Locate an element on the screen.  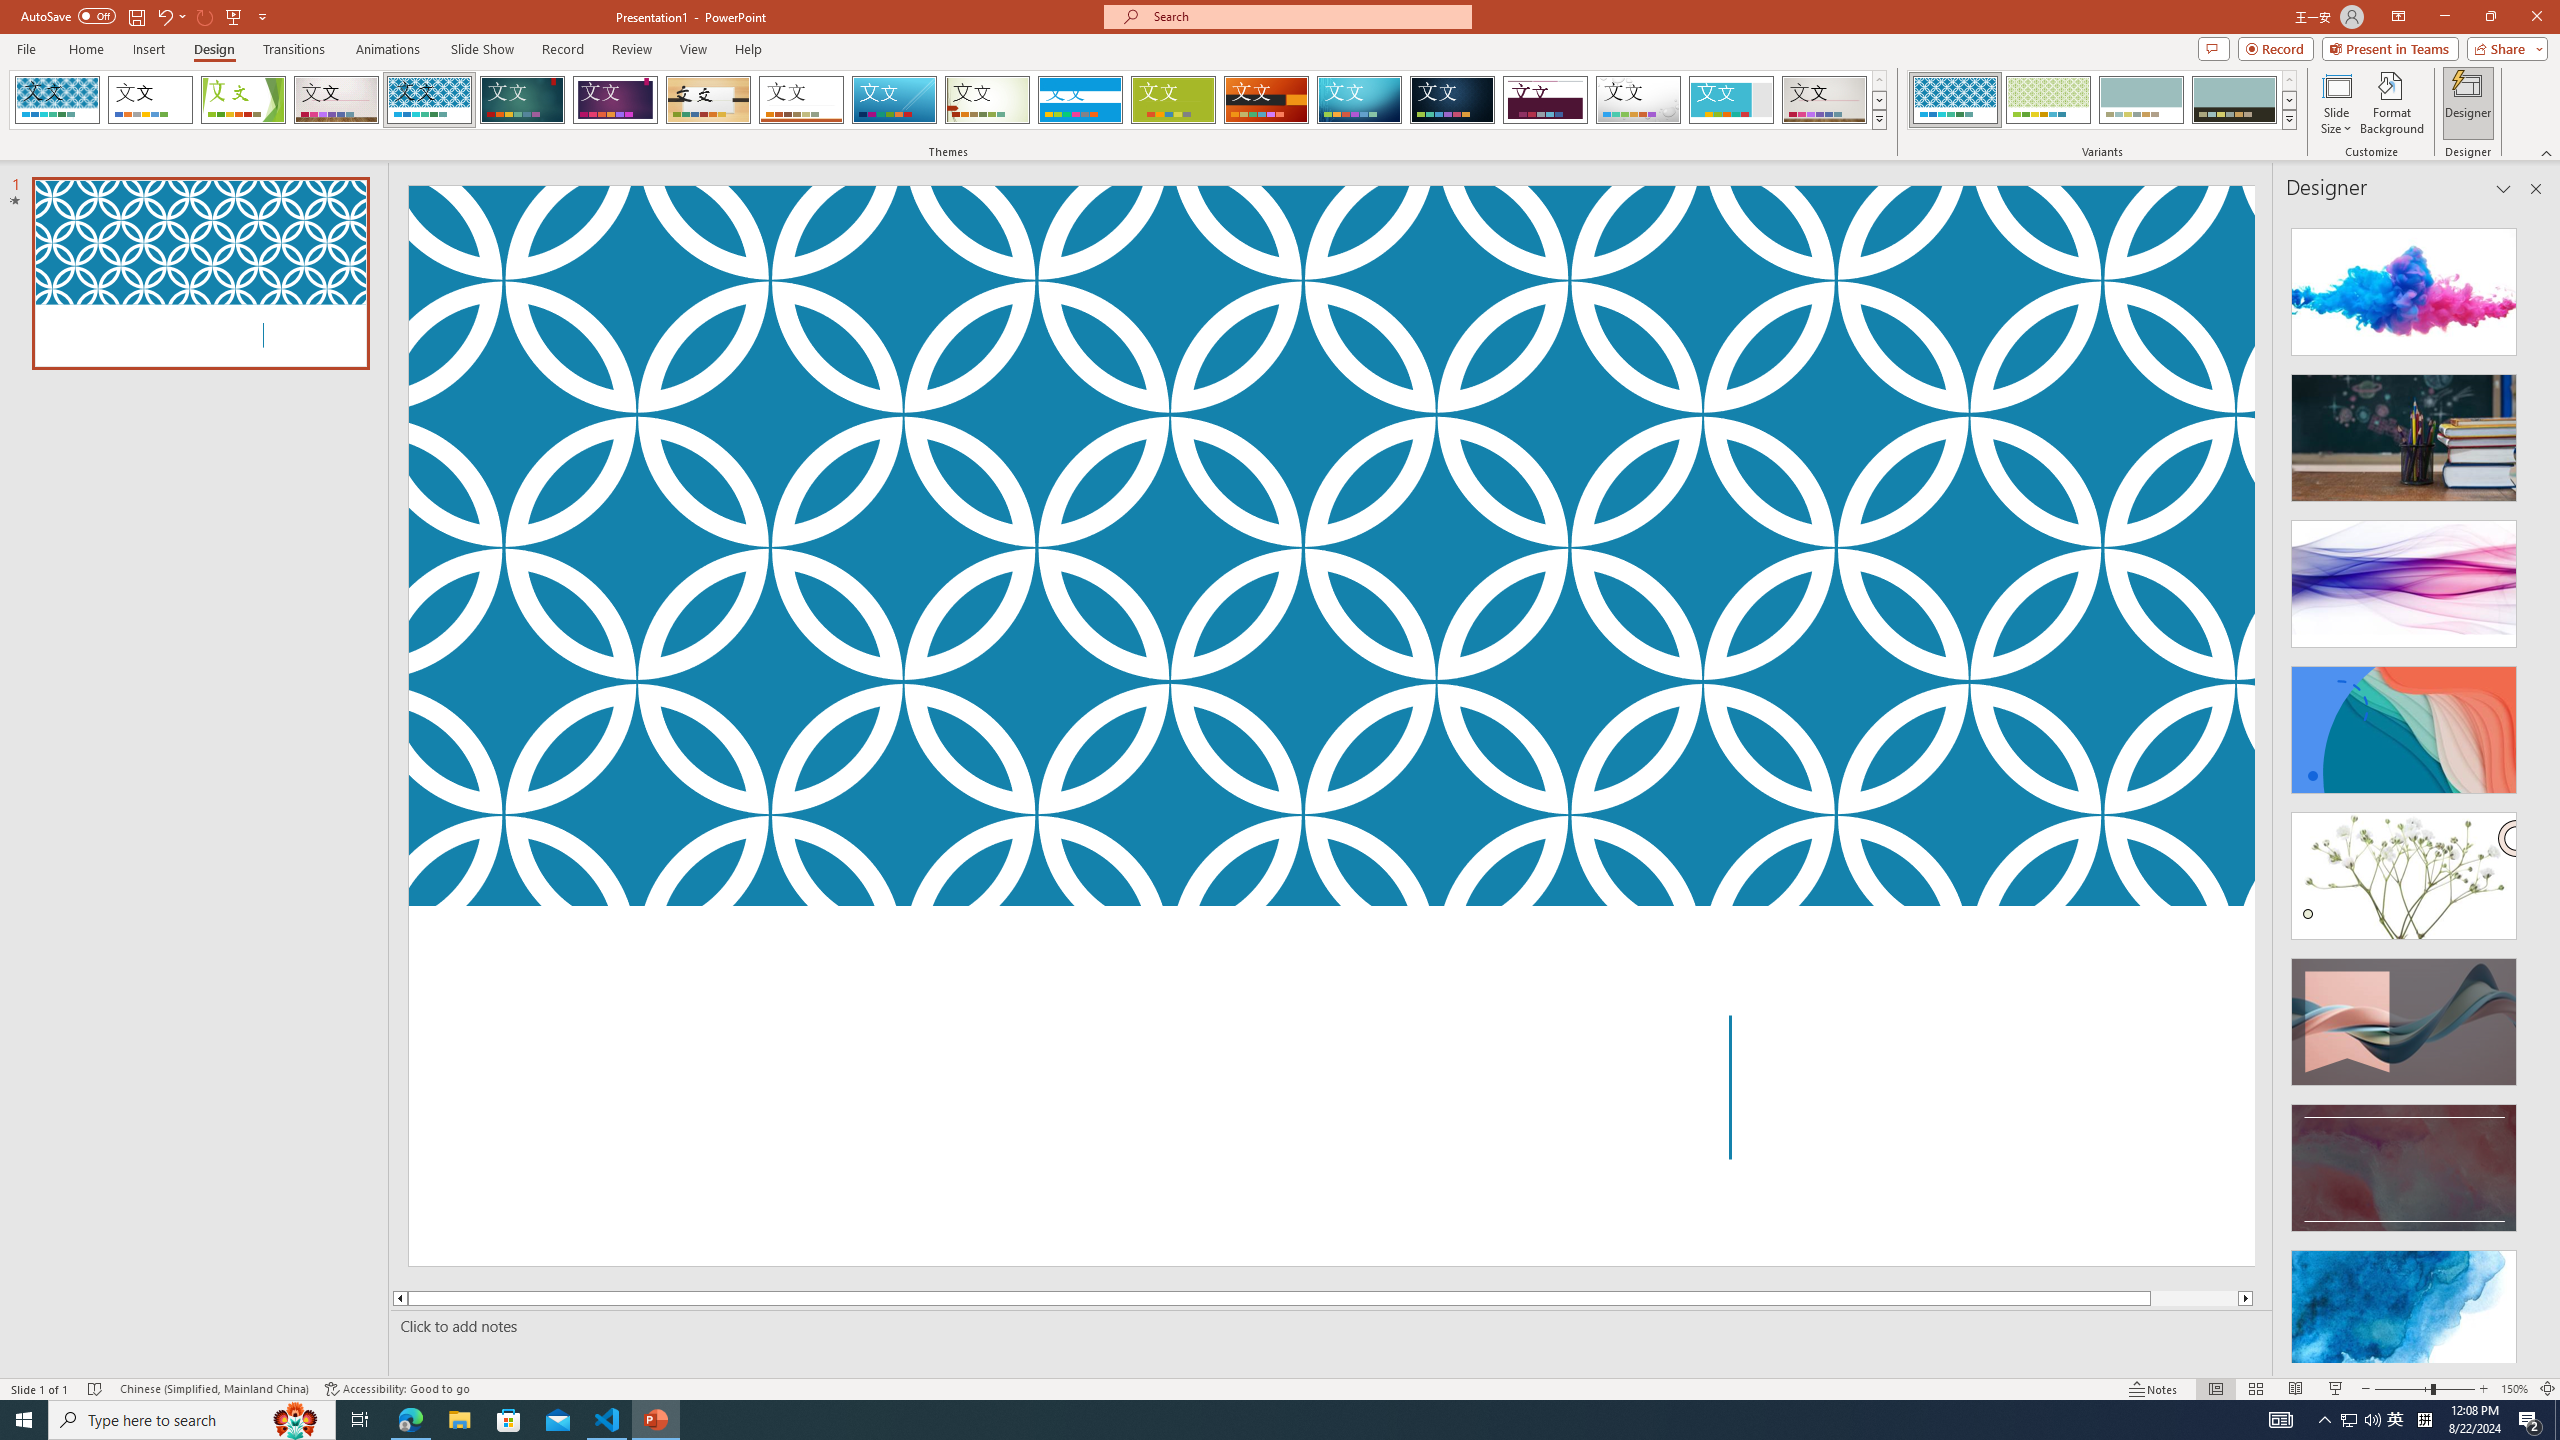
'Banded Loading Preview...' is located at coordinates (1080, 99).